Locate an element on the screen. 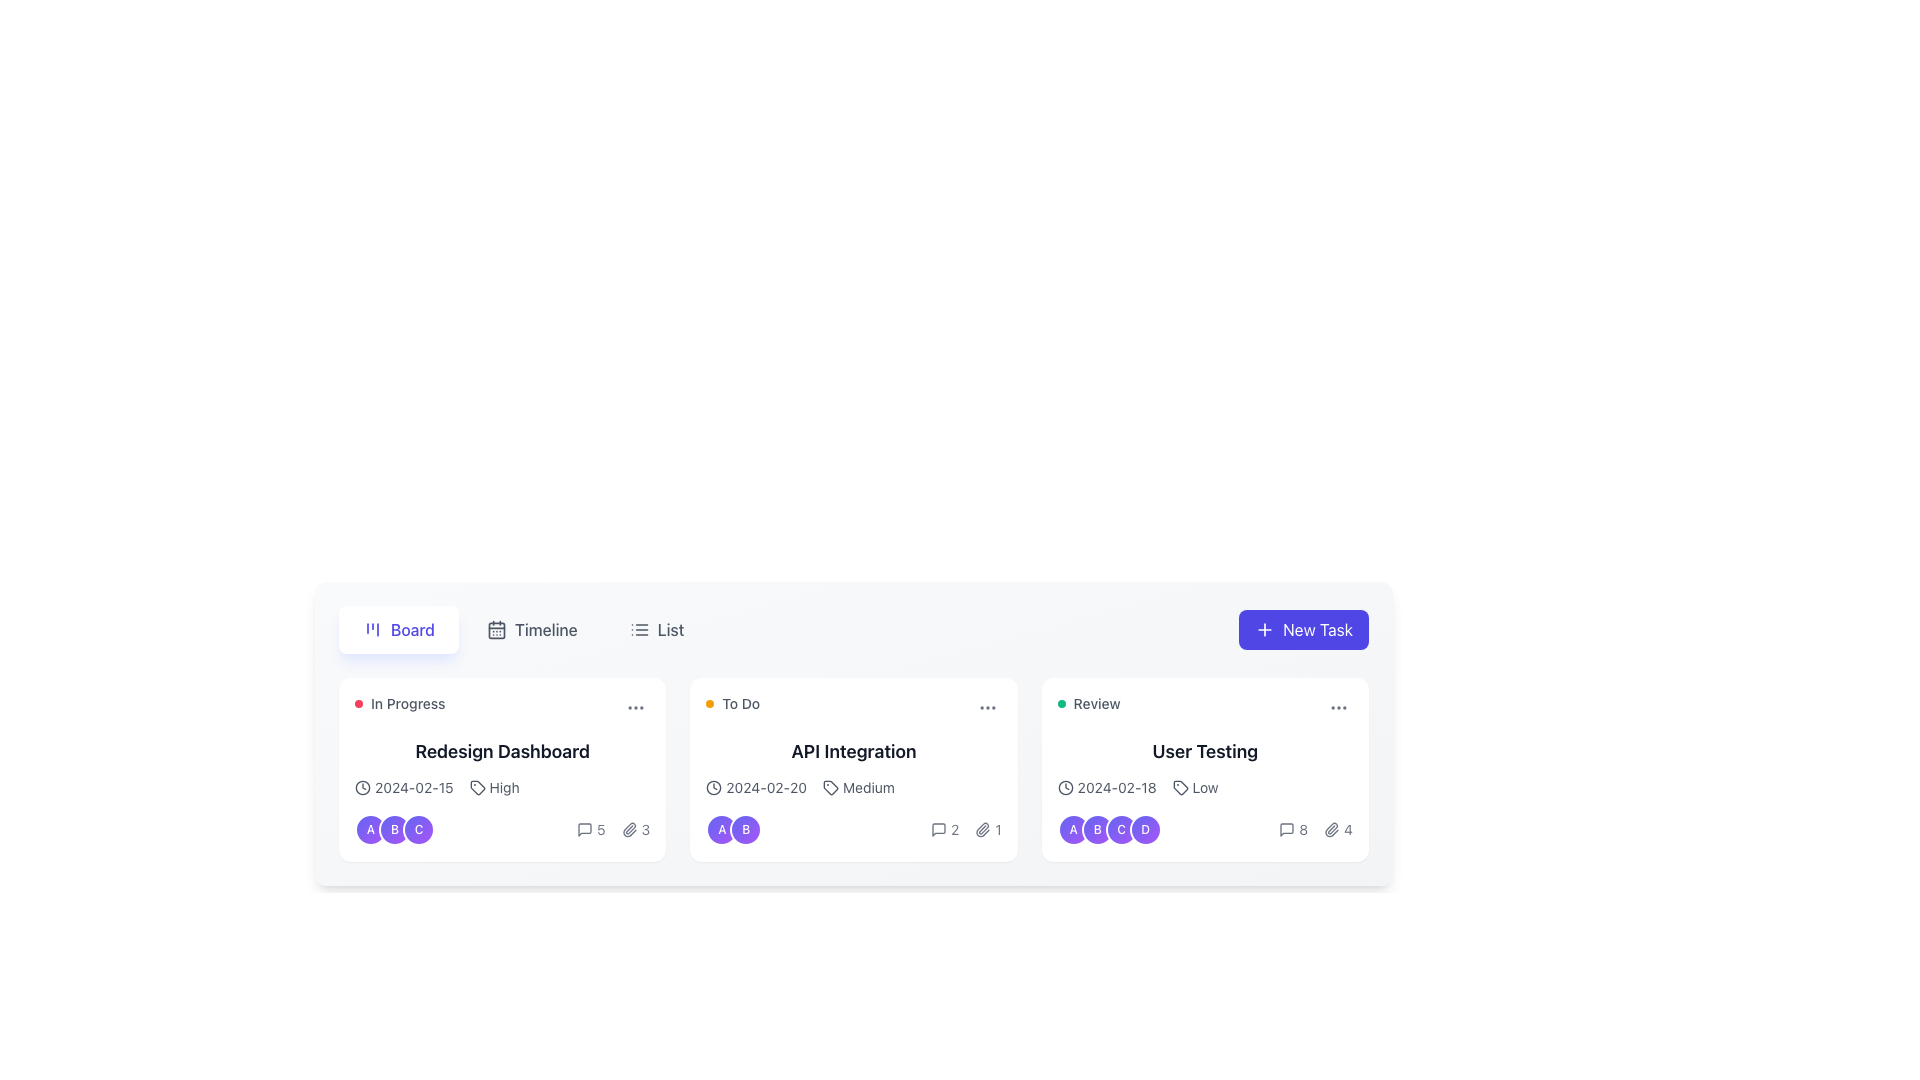 The height and width of the screenshot is (1080, 1920). displayed data in the Composite information display located in the second column of the task board under the card titled 'API Integration', near the bottom of the card is located at coordinates (854, 829).